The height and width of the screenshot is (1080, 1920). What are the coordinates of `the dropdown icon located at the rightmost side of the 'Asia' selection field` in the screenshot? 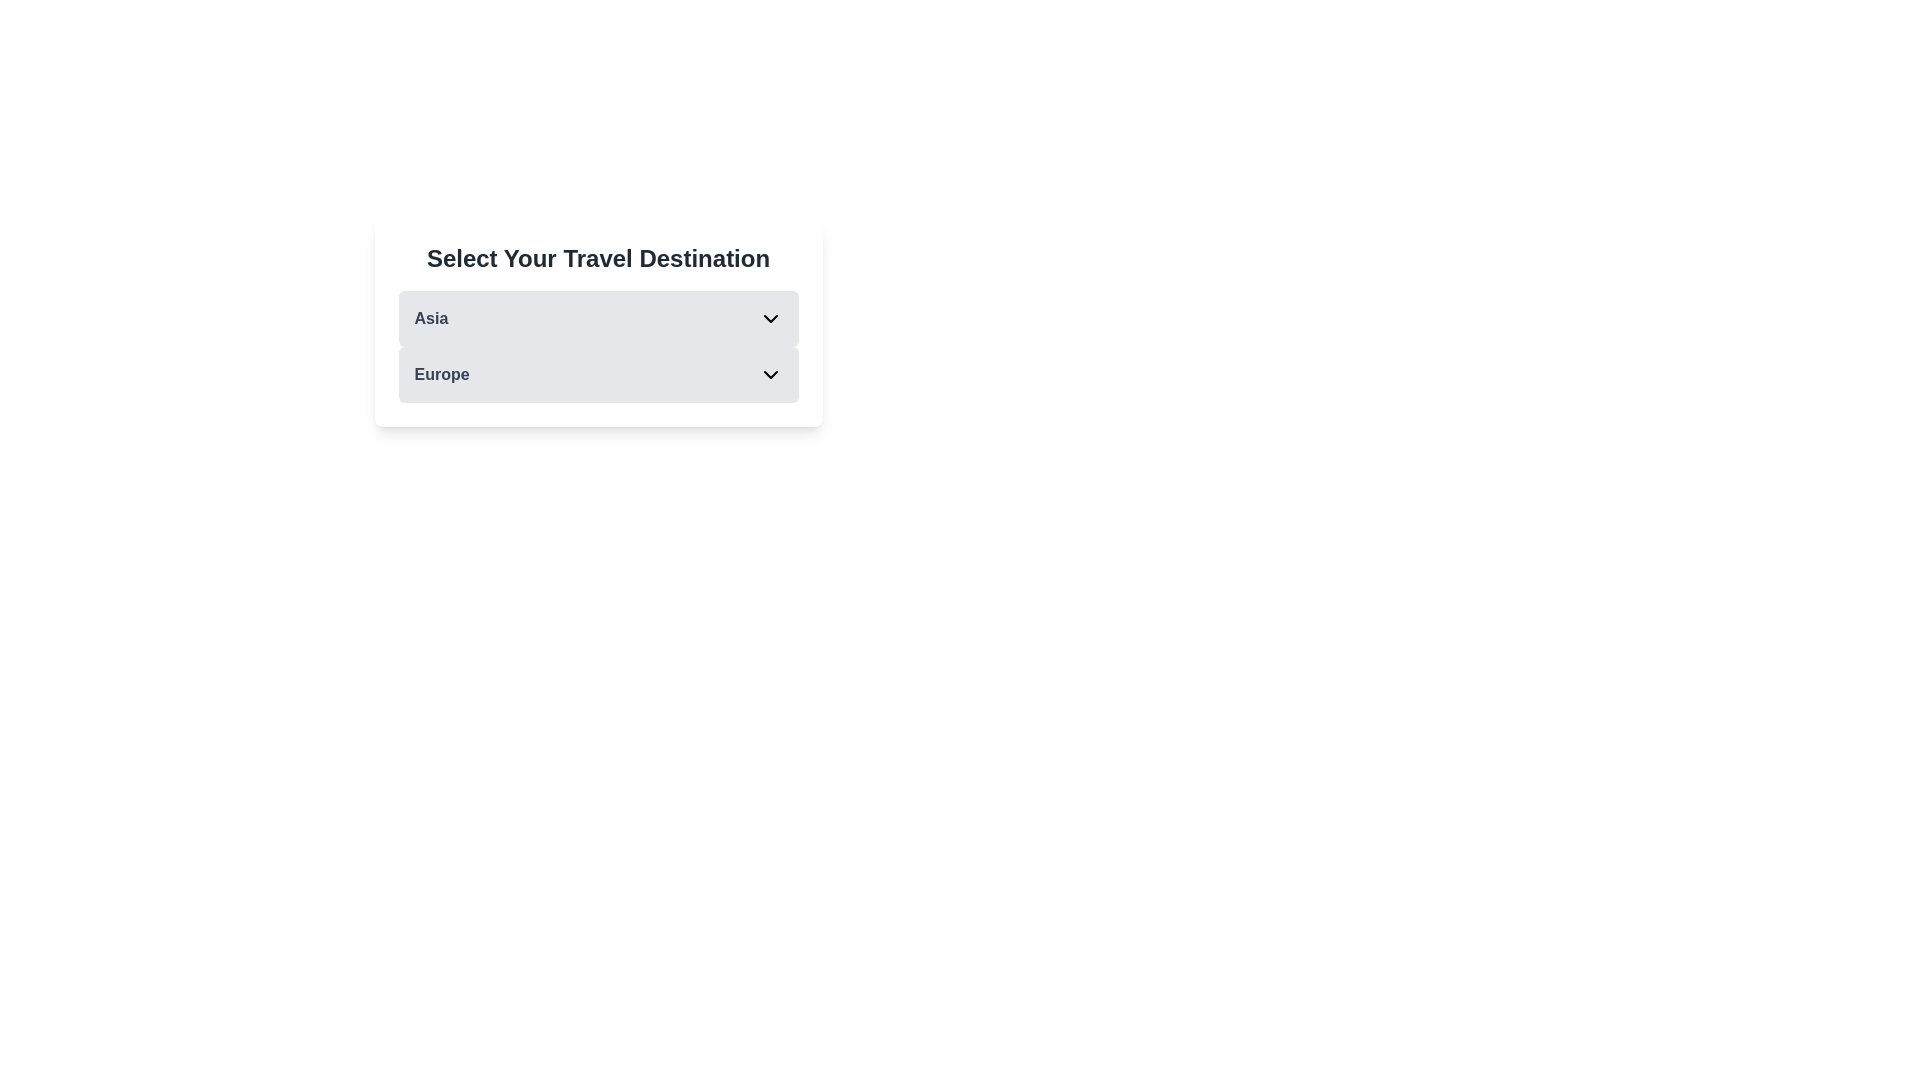 It's located at (769, 318).